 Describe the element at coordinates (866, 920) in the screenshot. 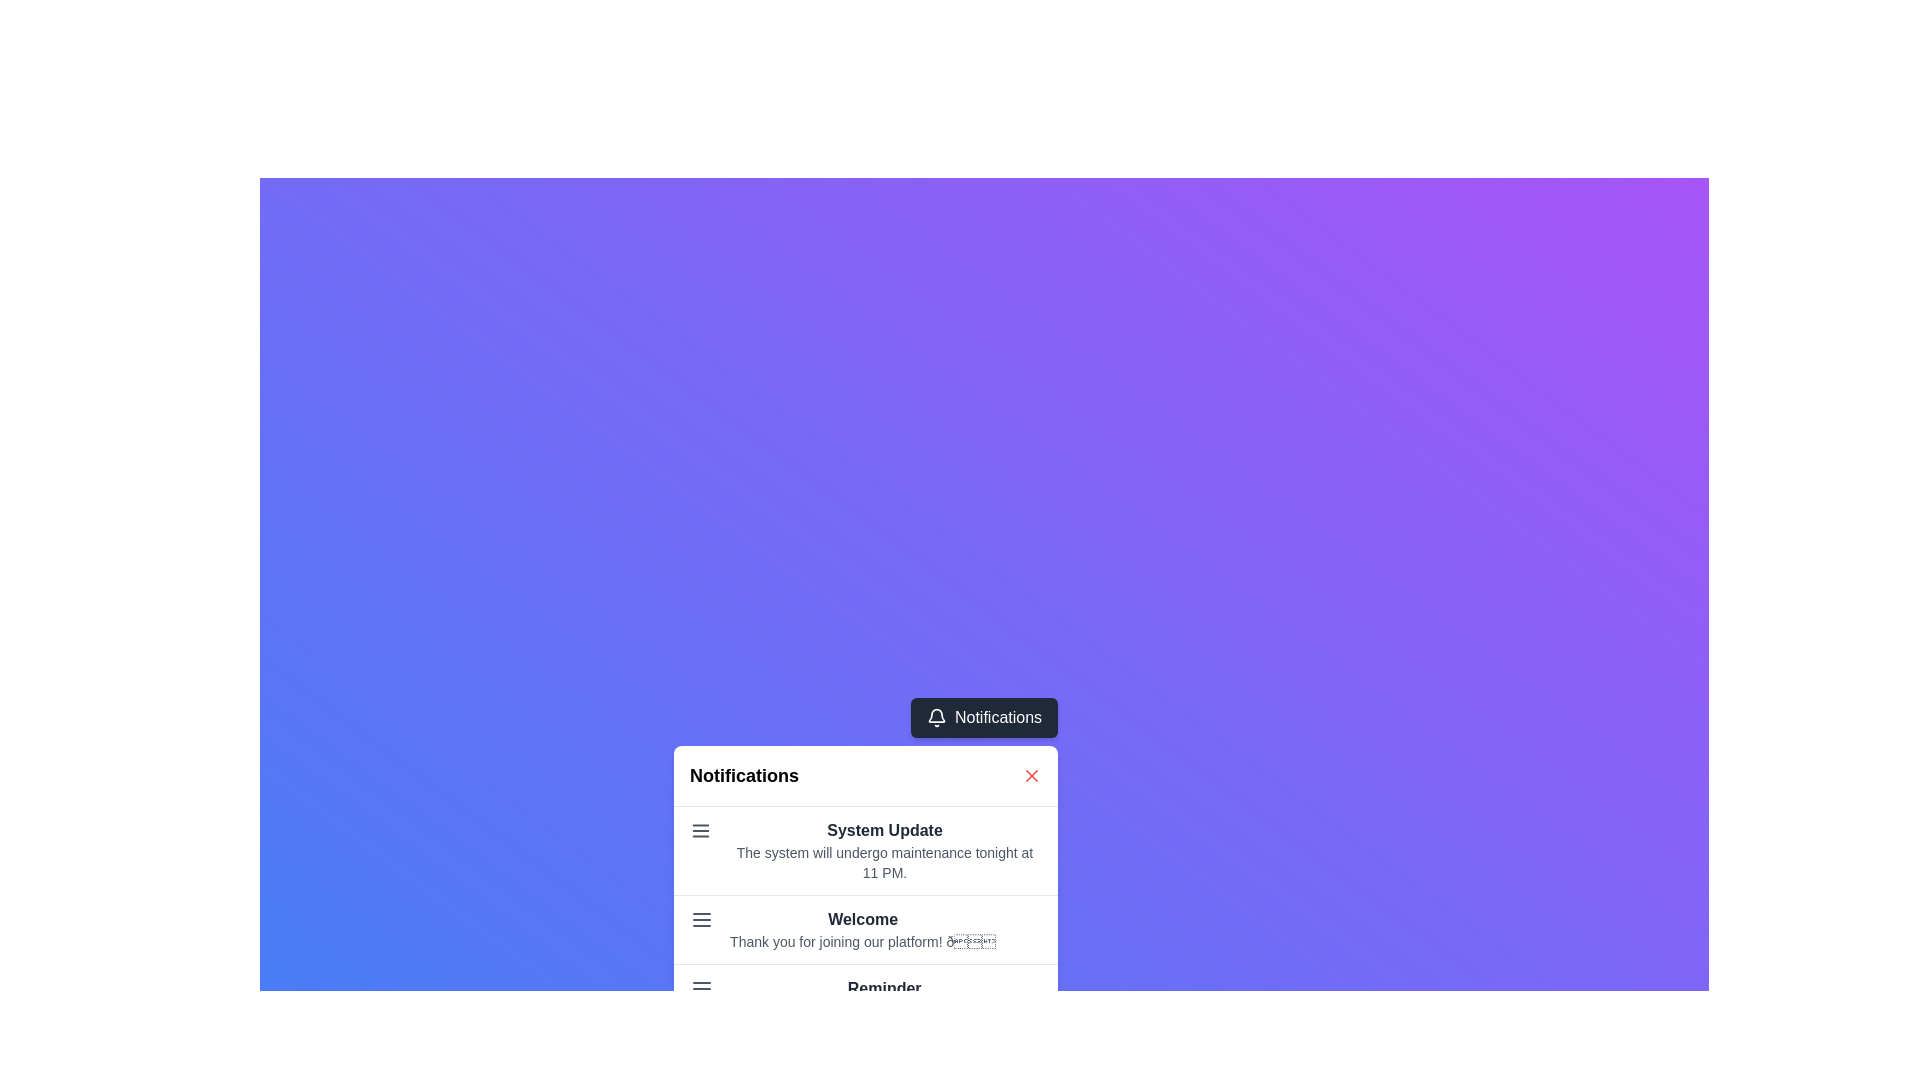

I see `the second notification item in the notification panel that welcomes the user to the platform, positioned between 'System Update' and 'Reminder'` at that location.